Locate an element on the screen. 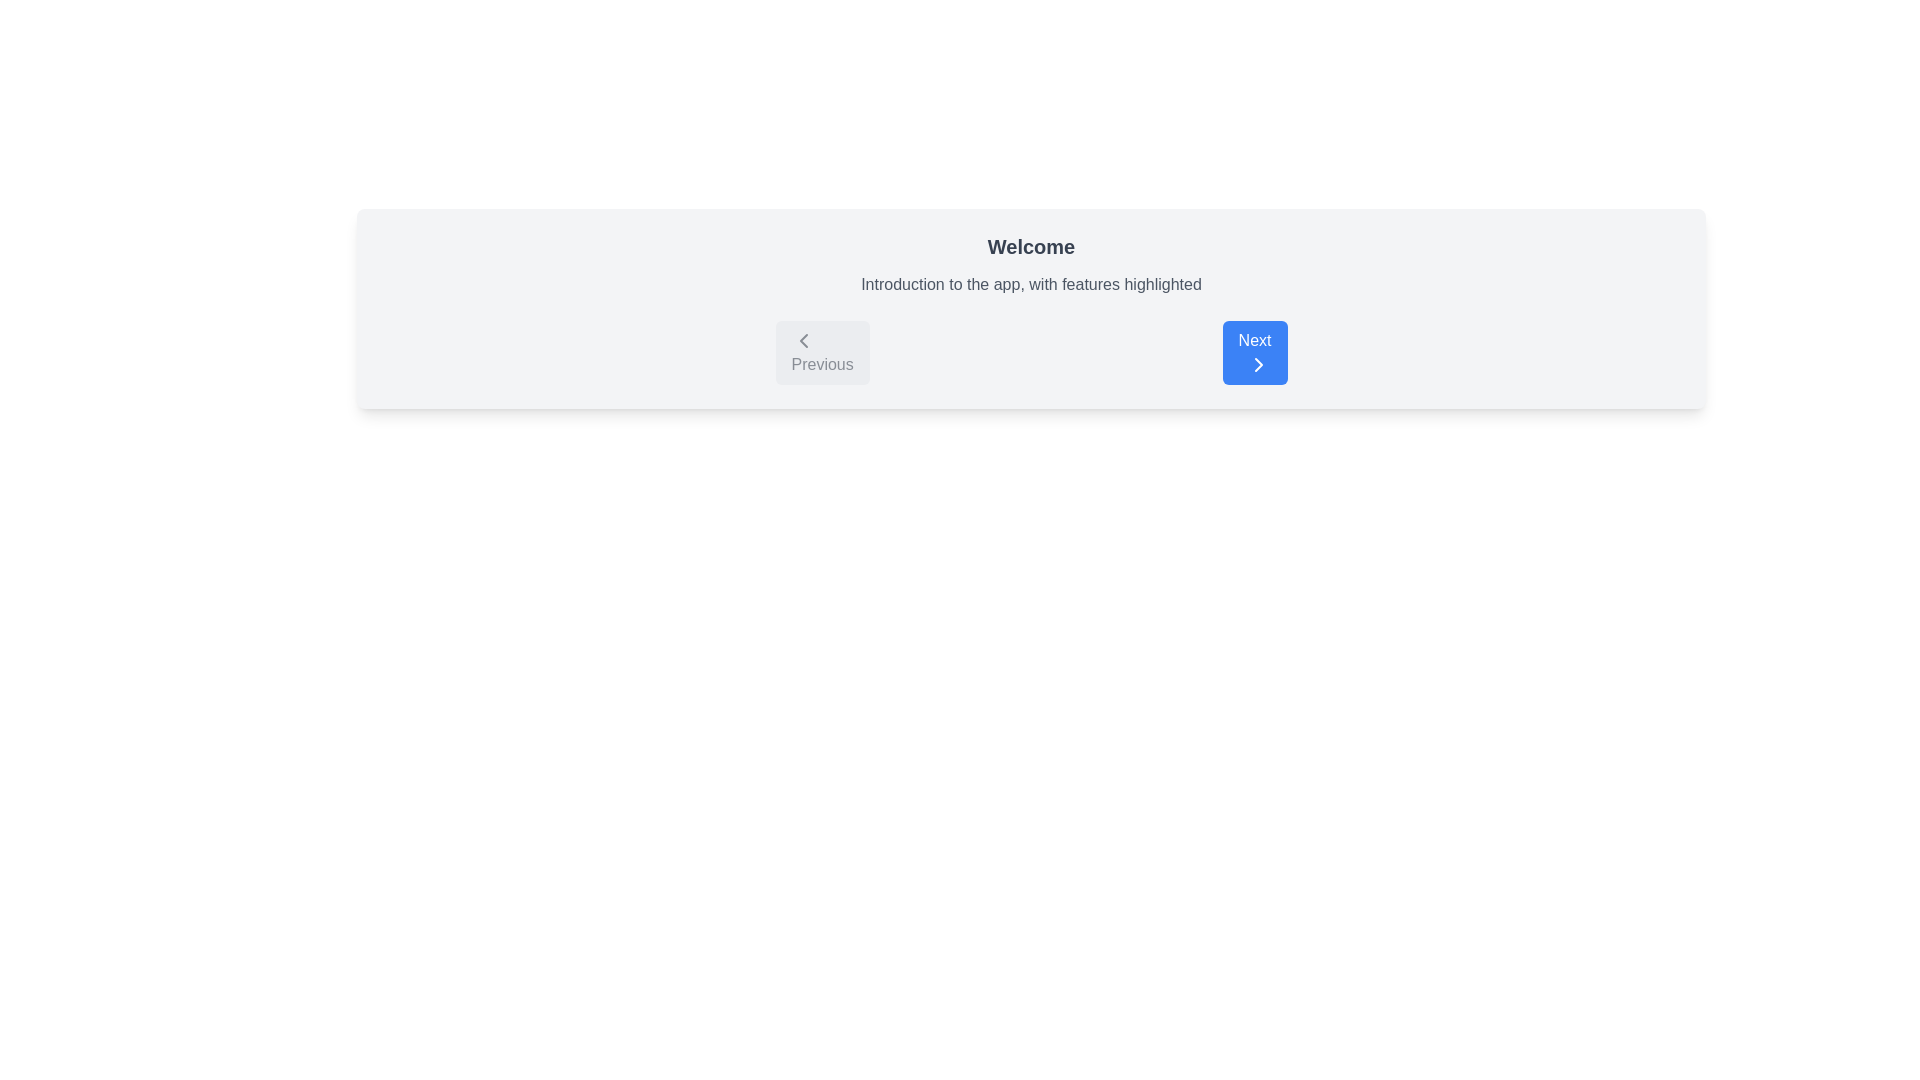 This screenshot has height=1080, width=1920. the rightward-pointing chevron icon within the blue rectangular 'Next' button is located at coordinates (1257, 365).